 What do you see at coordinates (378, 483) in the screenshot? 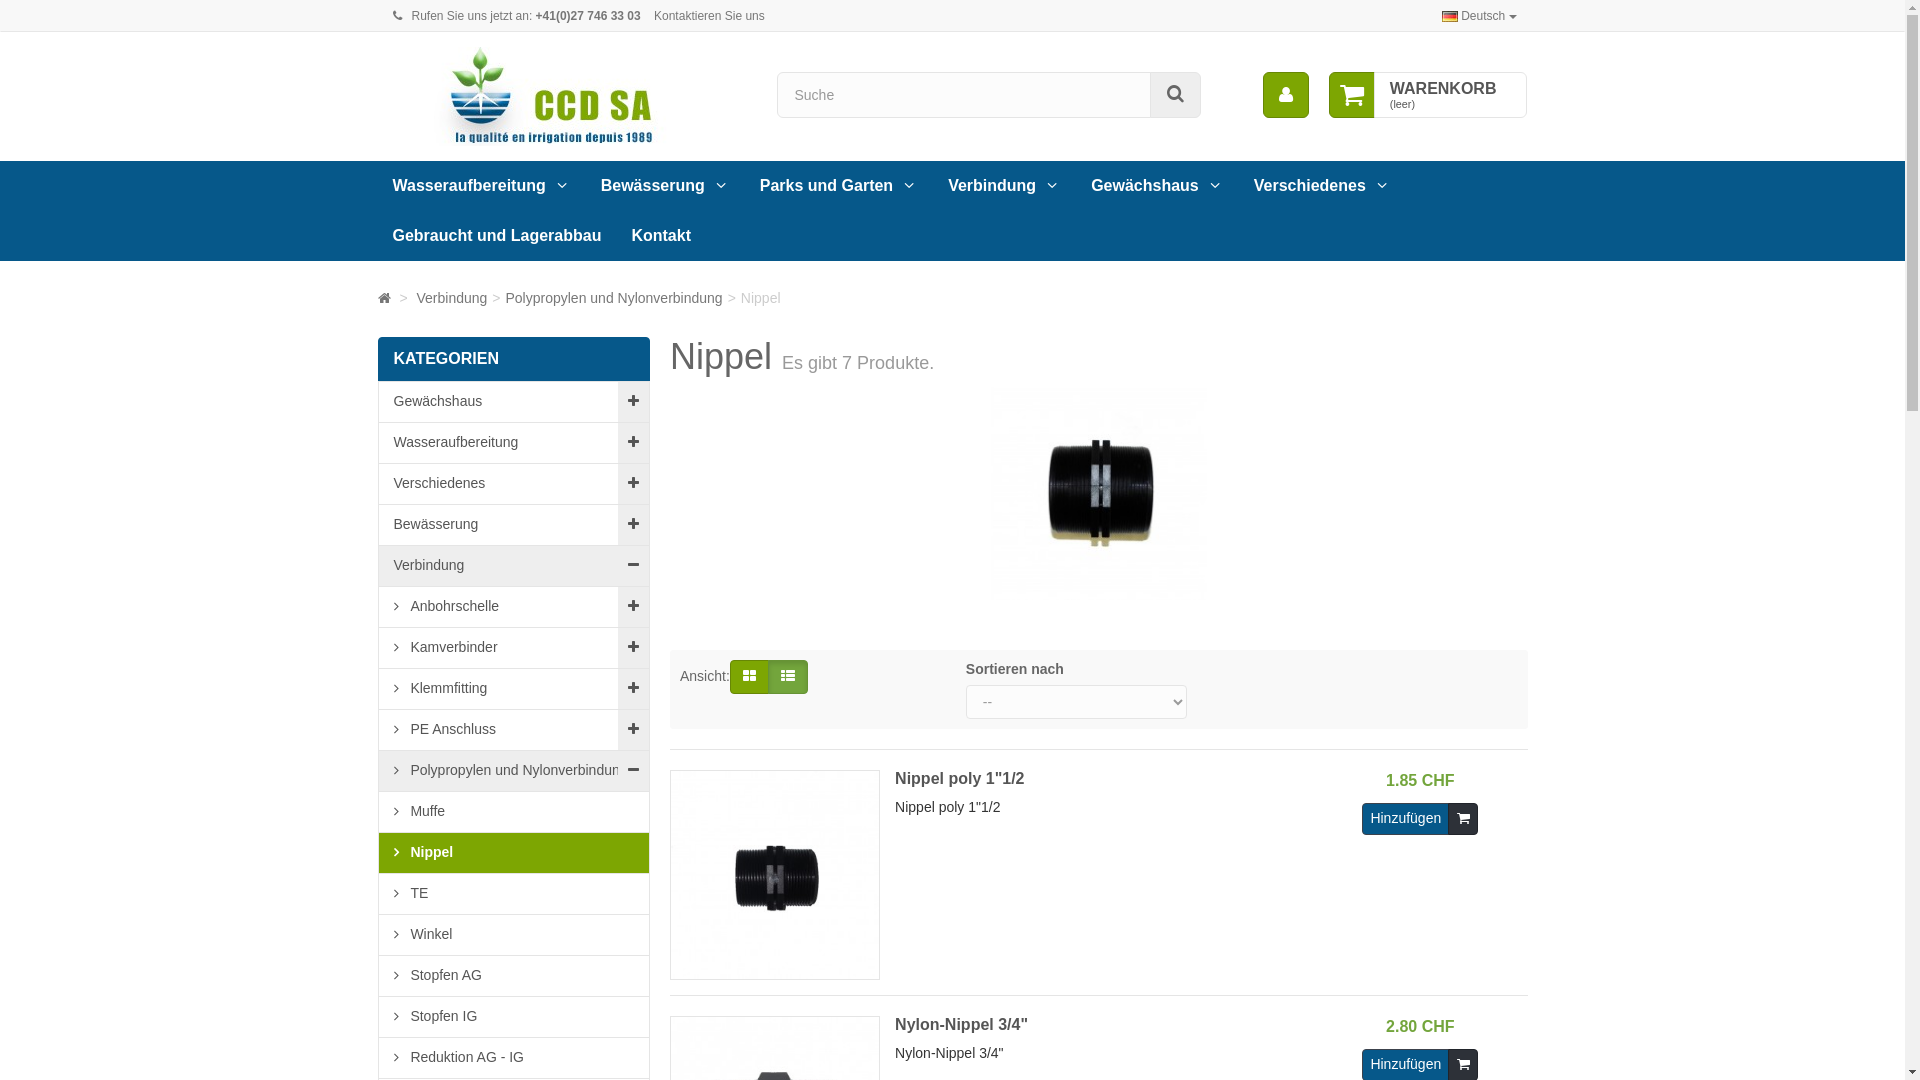
I see `'Verschiedenes'` at bounding box center [378, 483].